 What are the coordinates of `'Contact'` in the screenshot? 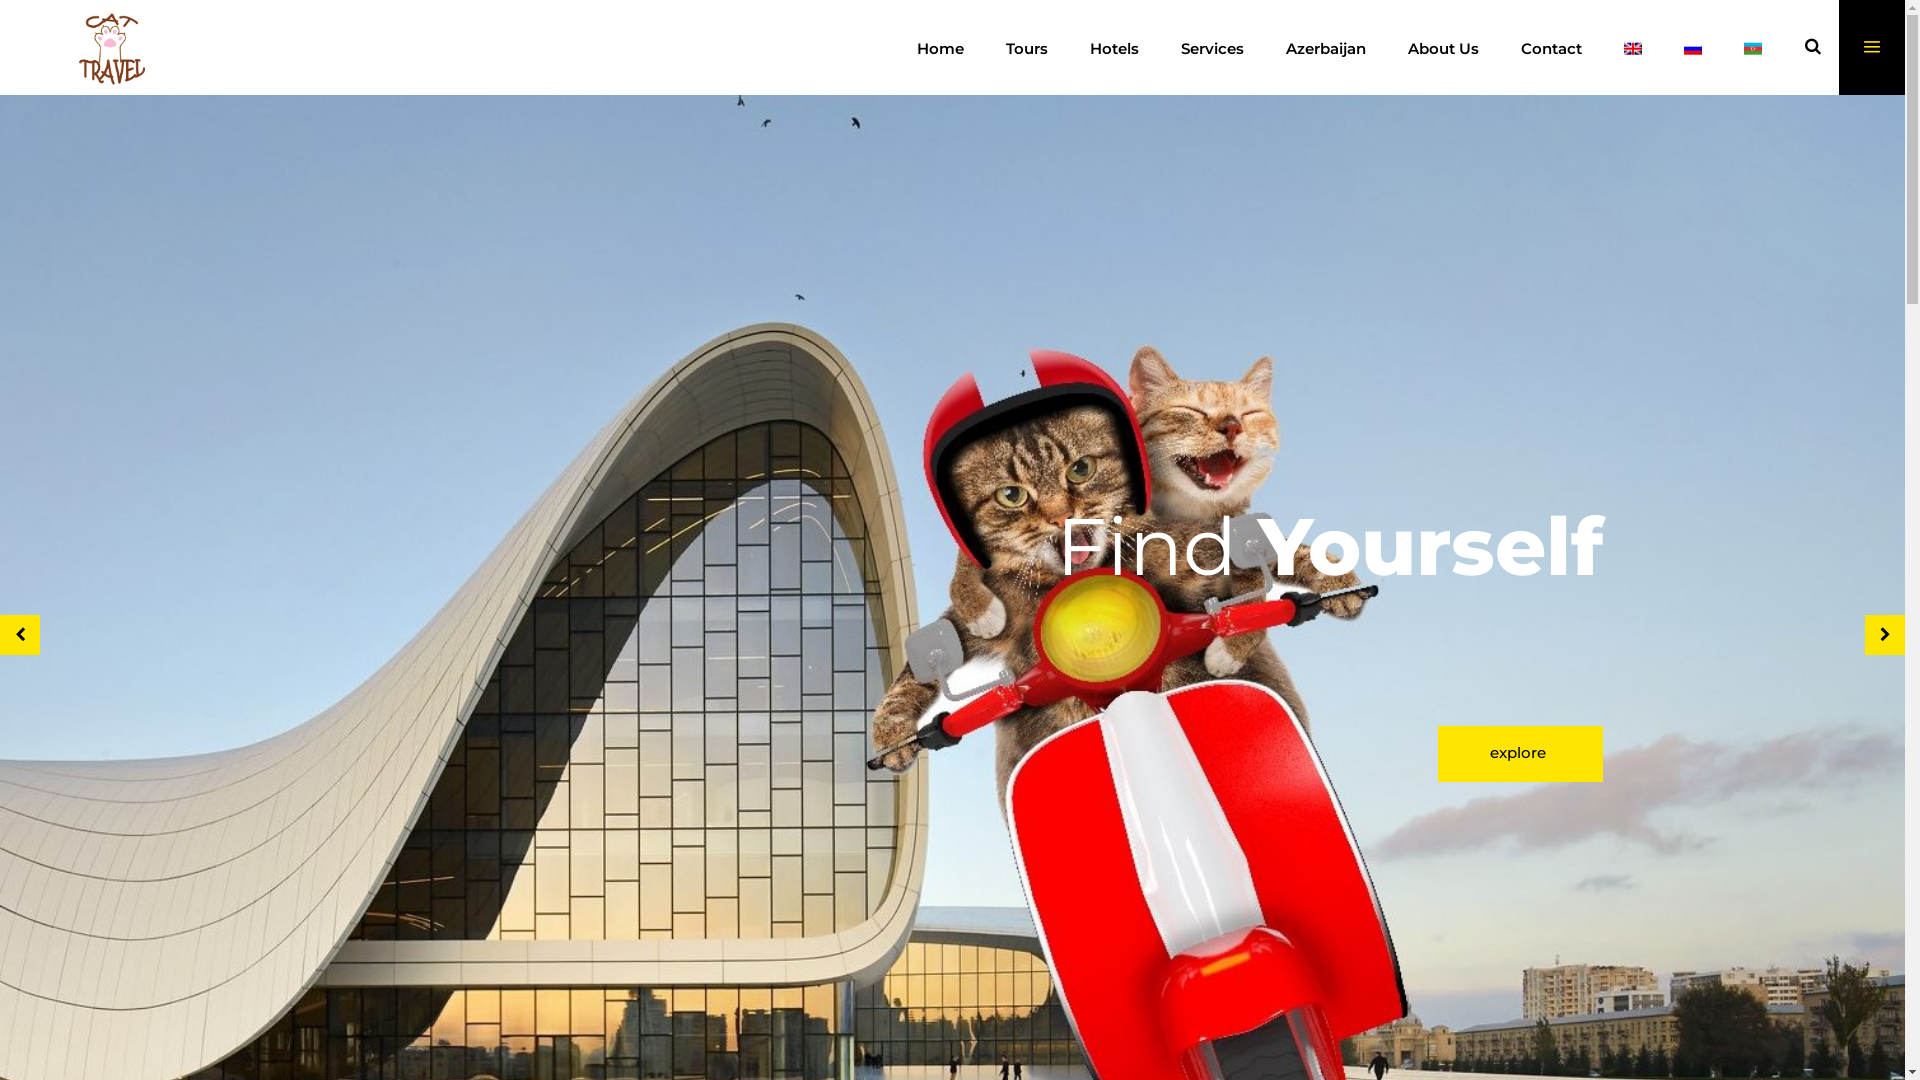 It's located at (1550, 46).